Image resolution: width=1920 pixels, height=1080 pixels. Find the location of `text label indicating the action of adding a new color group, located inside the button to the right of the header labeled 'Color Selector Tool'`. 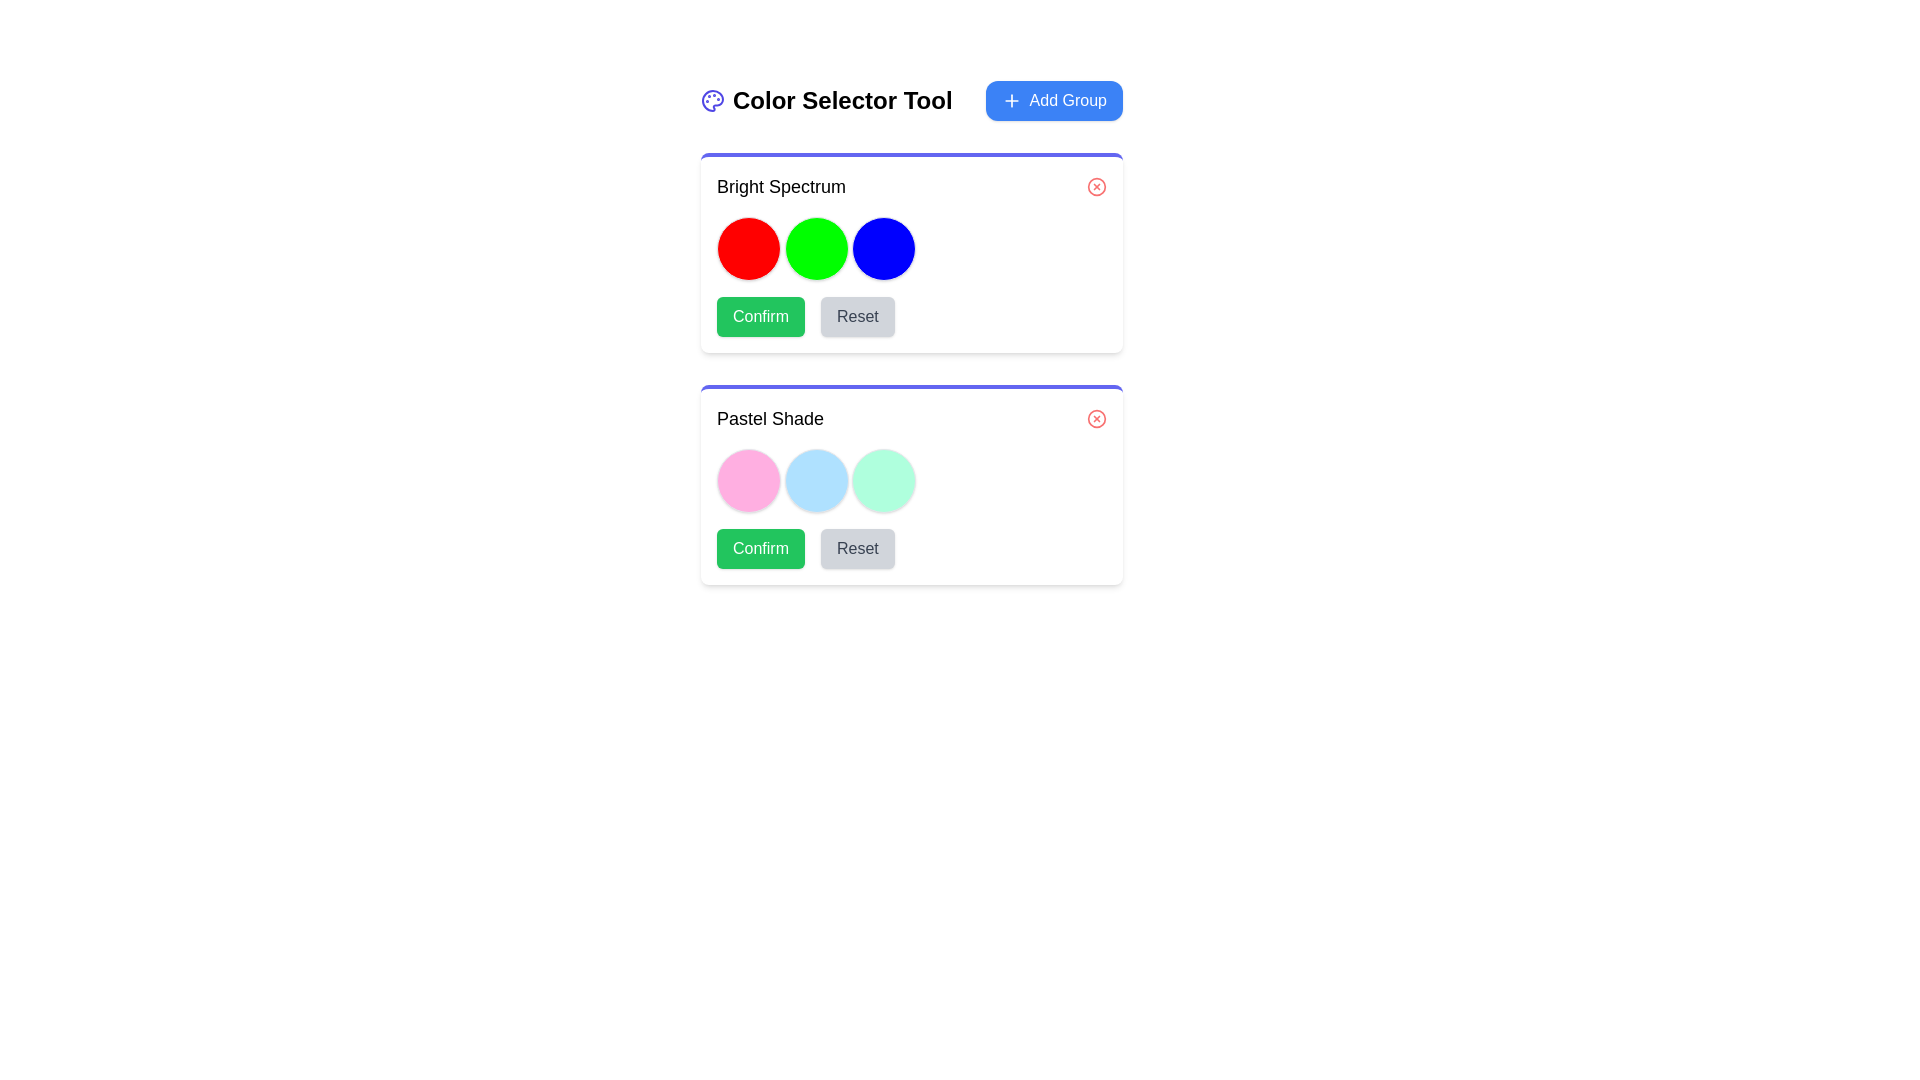

text label indicating the action of adding a new color group, located inside the button to the right of the header labeled 'Color Selector Tool' is located at coordinates (1067, 100).